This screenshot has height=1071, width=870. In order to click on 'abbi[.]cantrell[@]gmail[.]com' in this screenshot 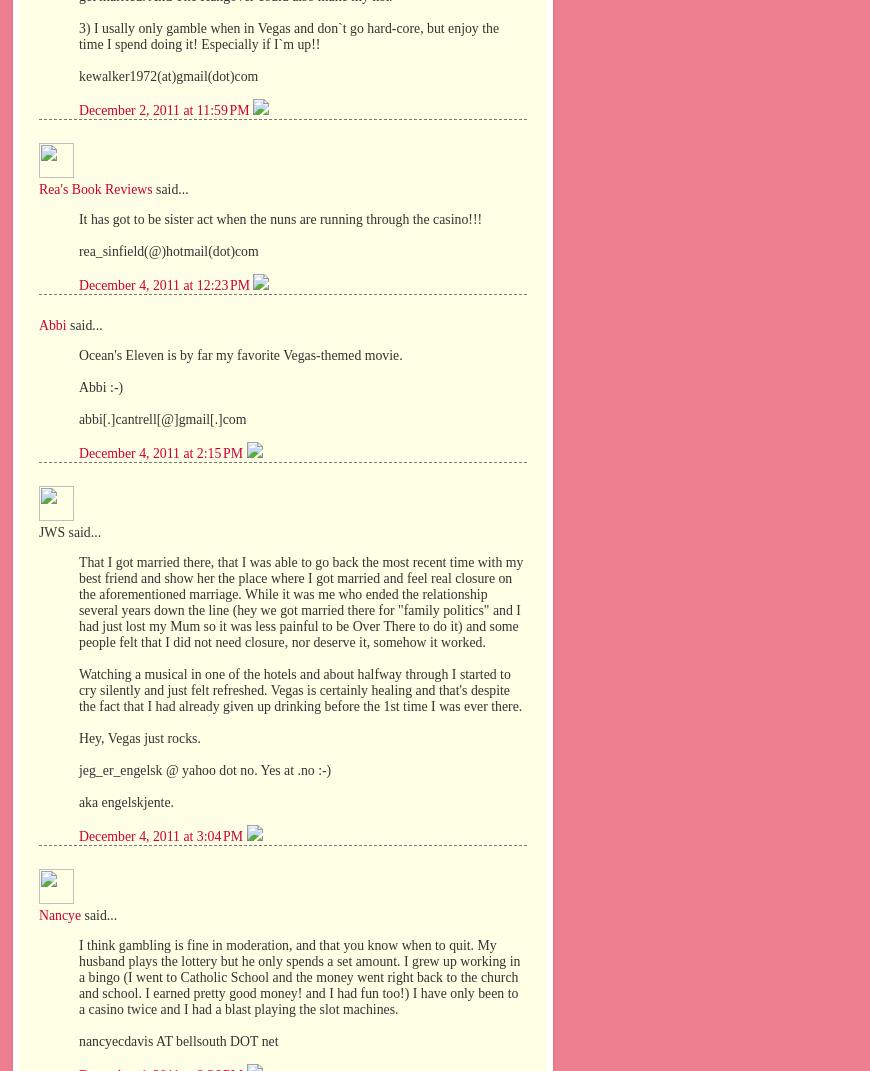, I will do `click(161, 418)`.